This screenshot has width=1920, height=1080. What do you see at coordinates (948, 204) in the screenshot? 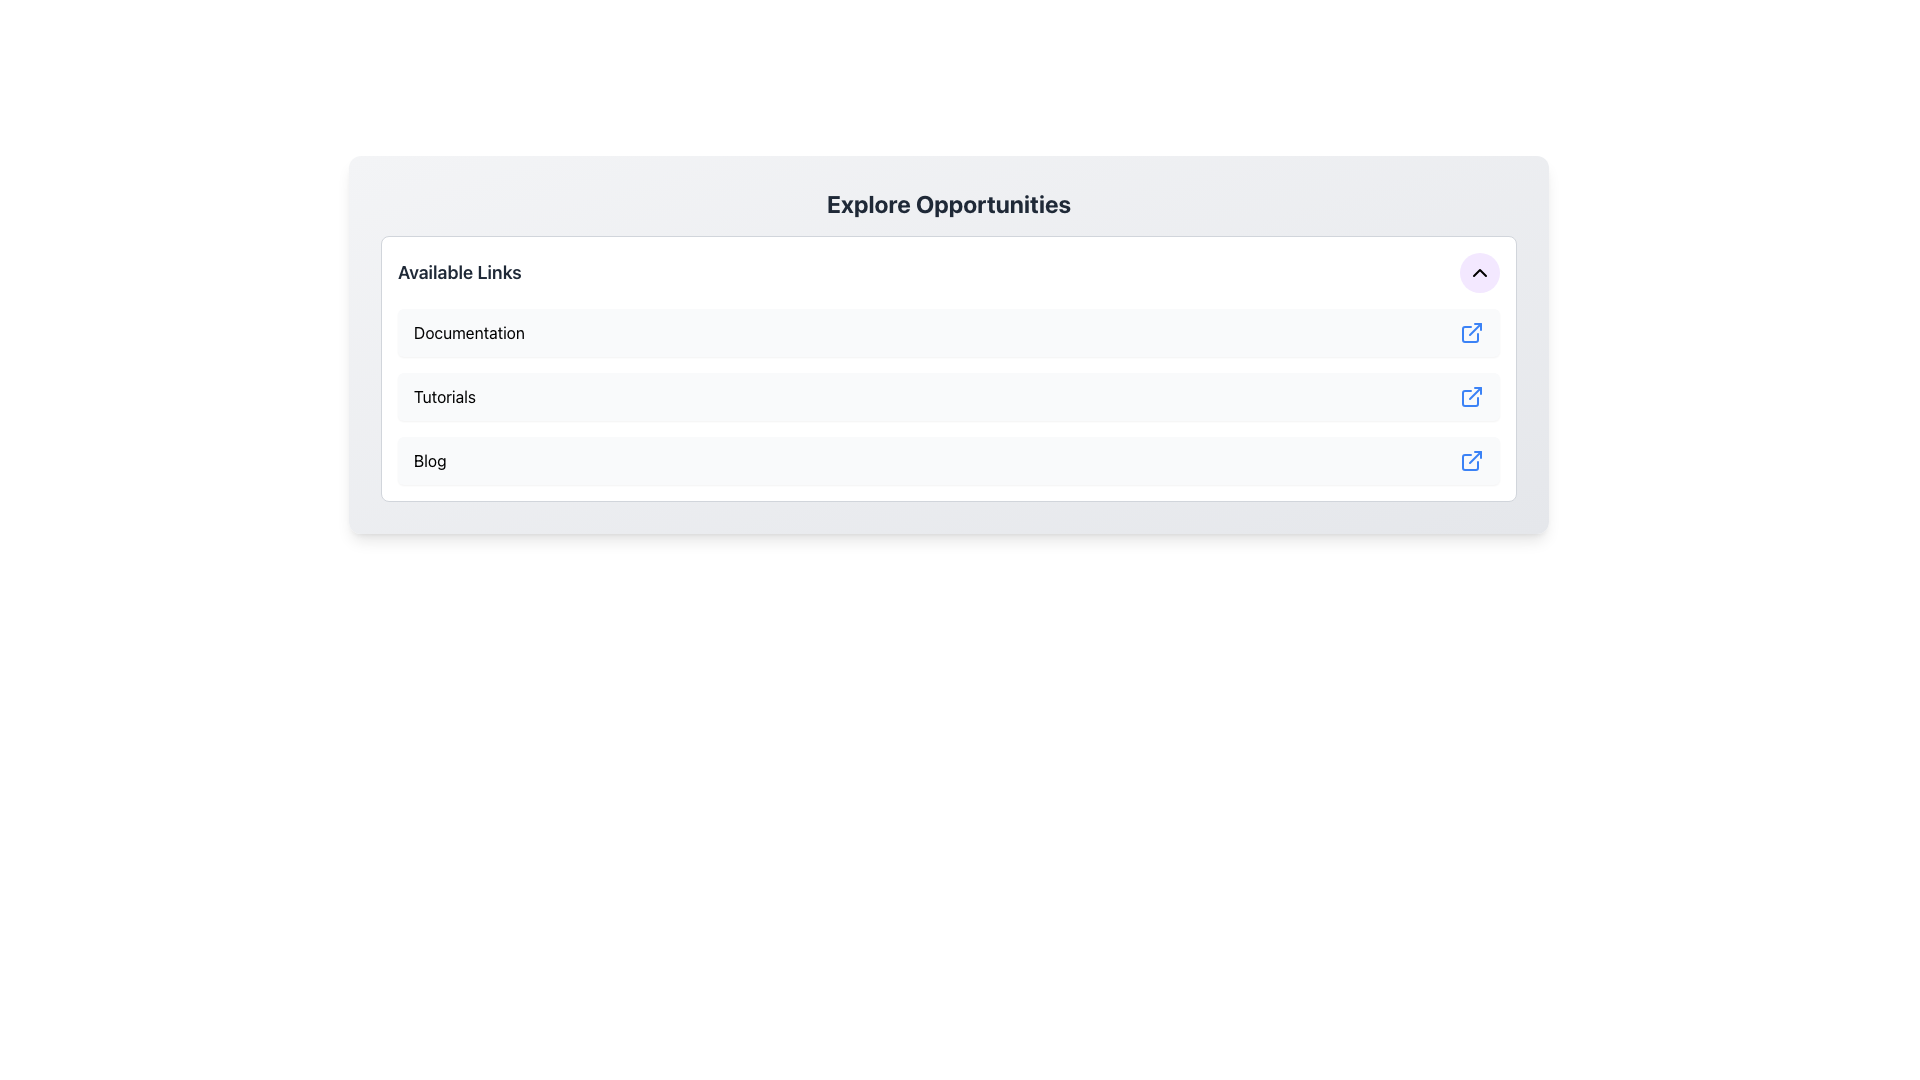
I see `text from the bold, large-size heading labeled 'Explore Opportunities' which is positioned at the top of a card-like section with a gradient background` at bounding box center [948, 204].